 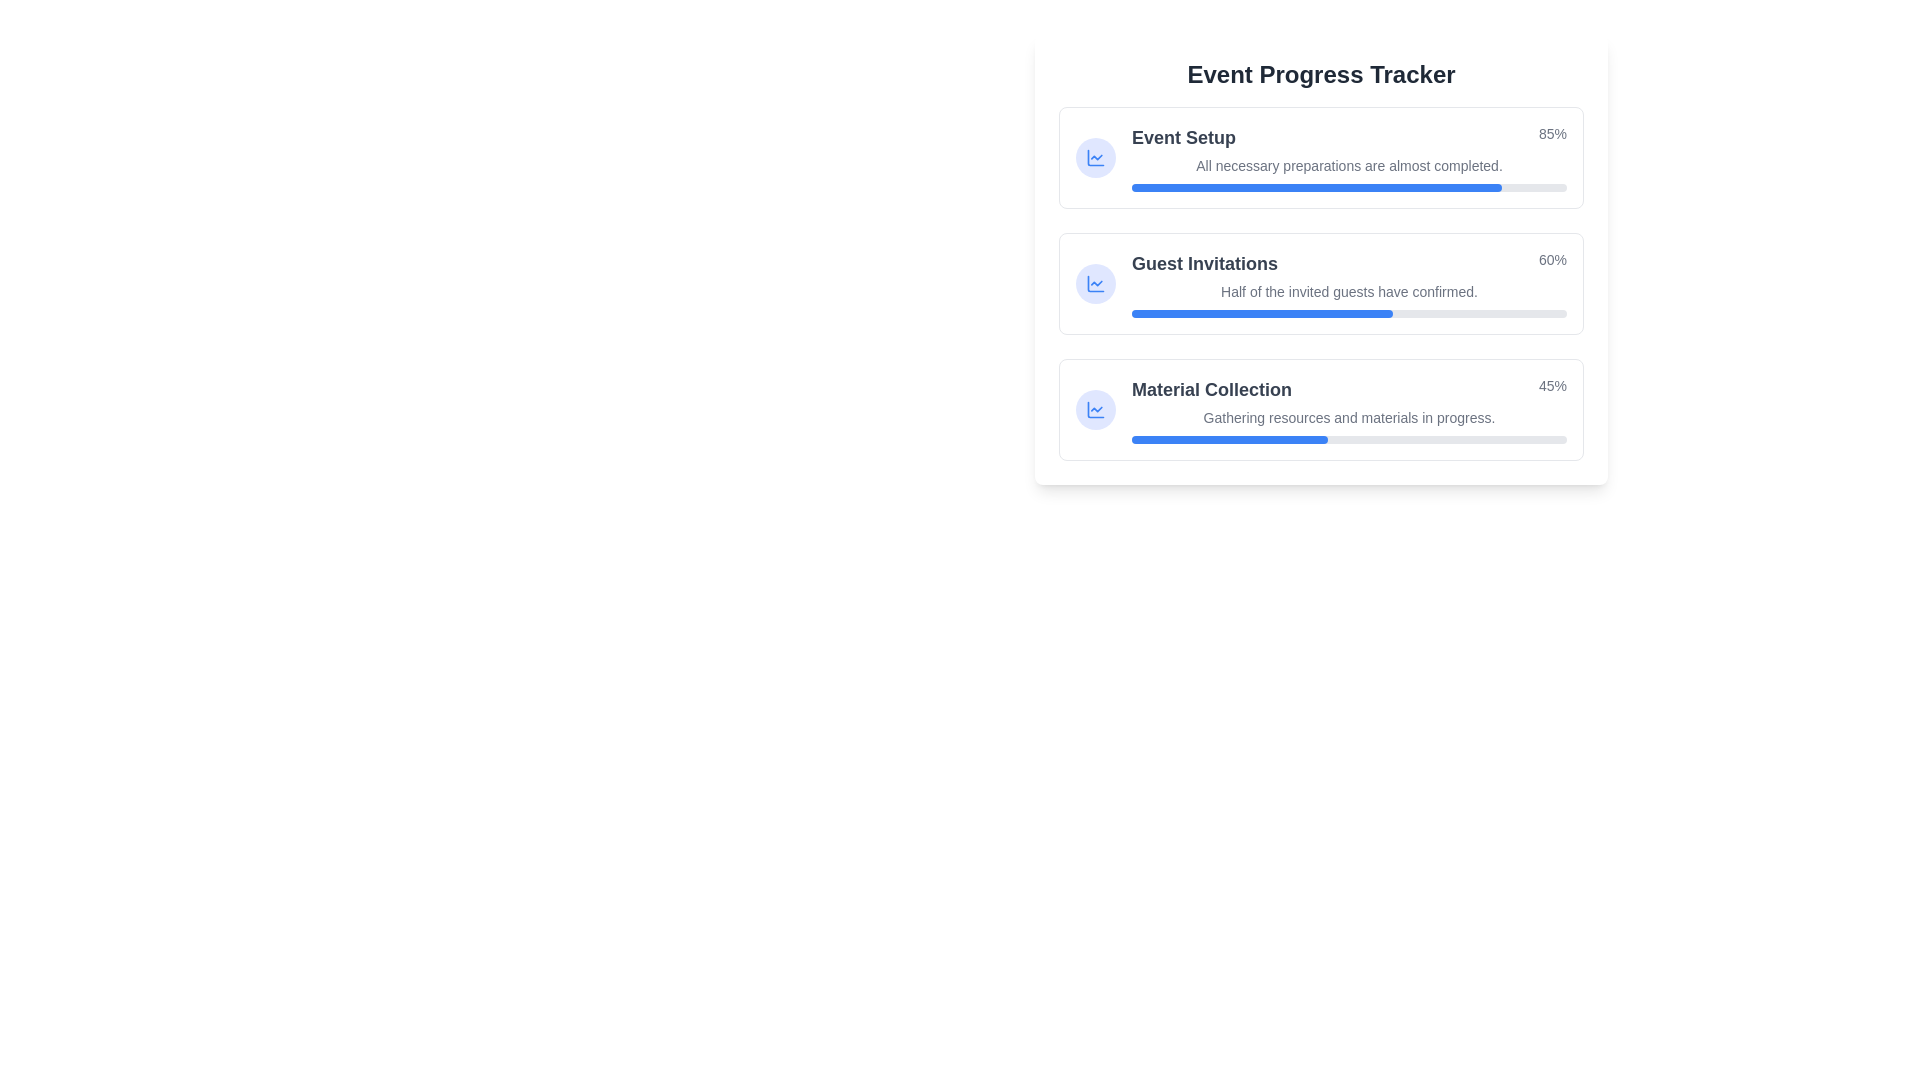 I want to click on the informational component titled 'Guest Invitations' displaying a progress bar and related text, located centrally in the 'Event Progress Tracker' section, so click(x=1349, y=284).